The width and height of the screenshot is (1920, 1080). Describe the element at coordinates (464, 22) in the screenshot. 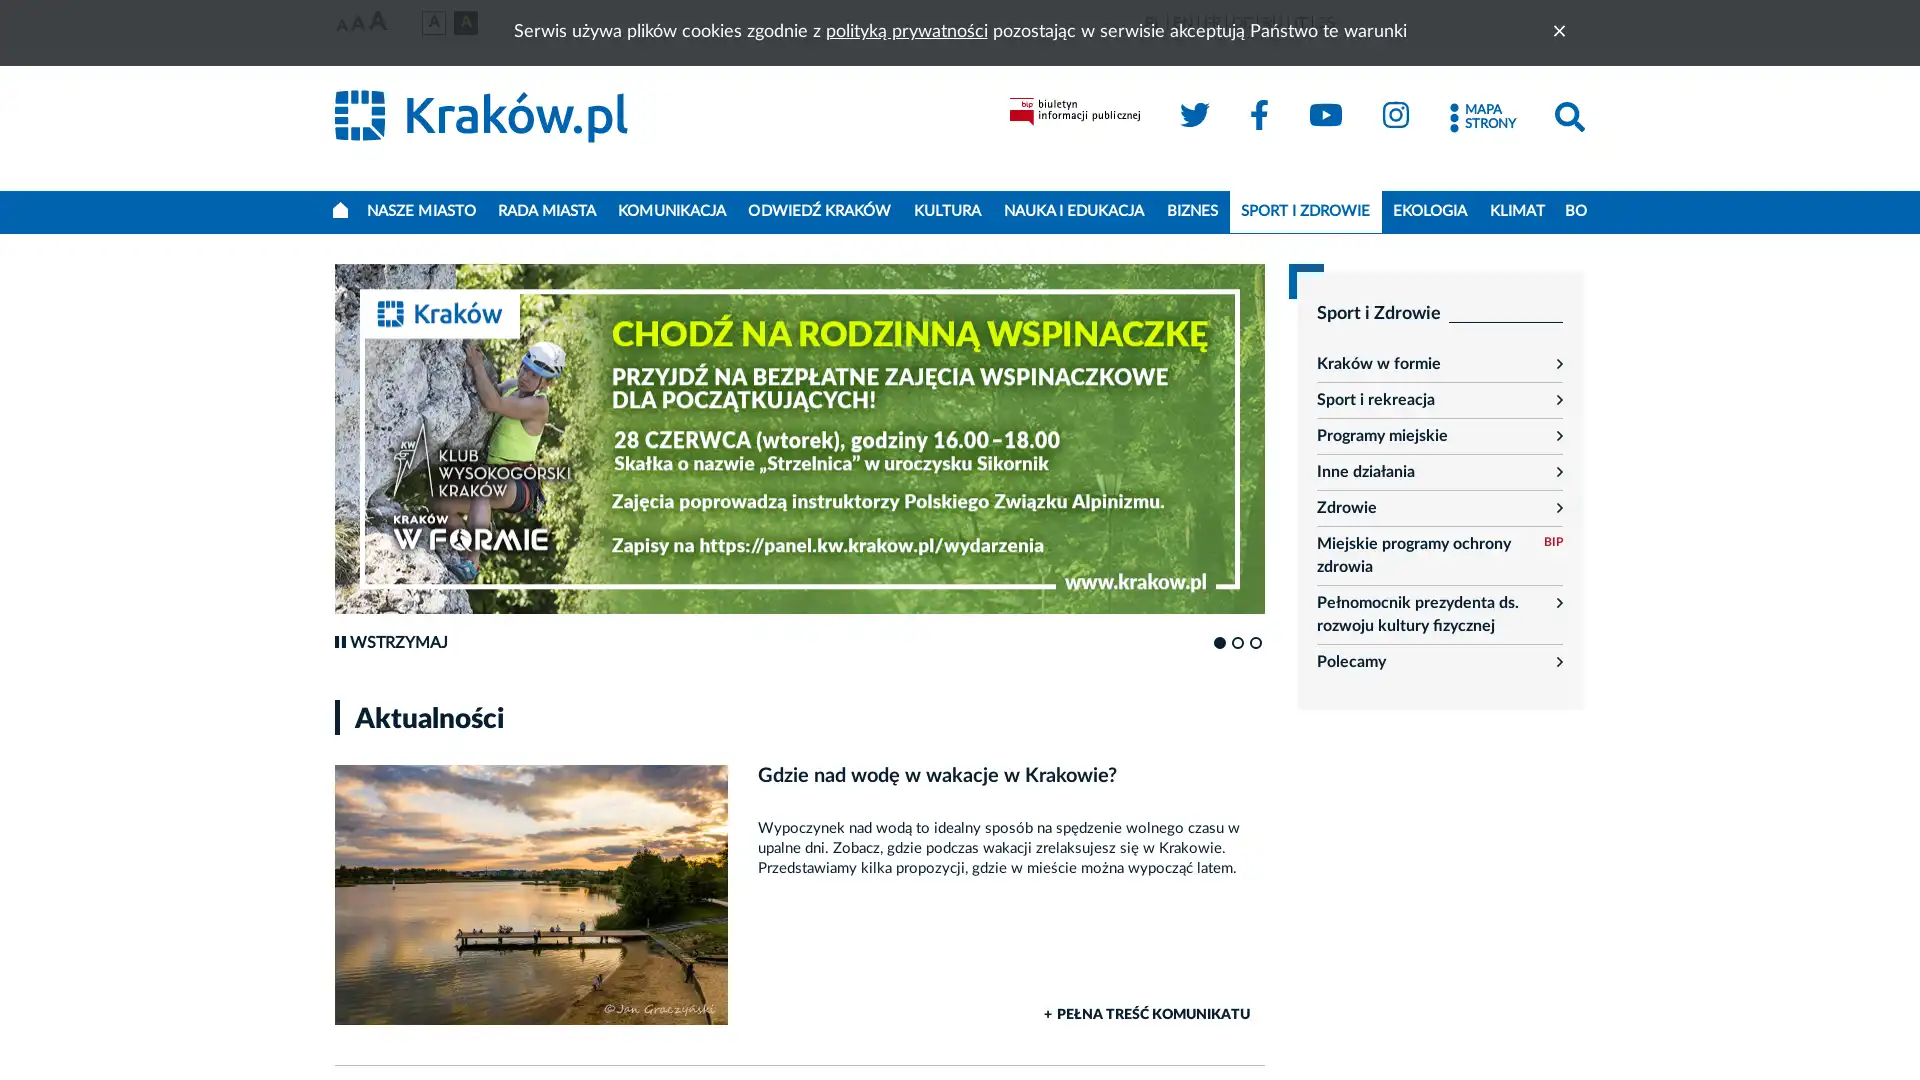

I see `Wersja czarno-zota` at that location.